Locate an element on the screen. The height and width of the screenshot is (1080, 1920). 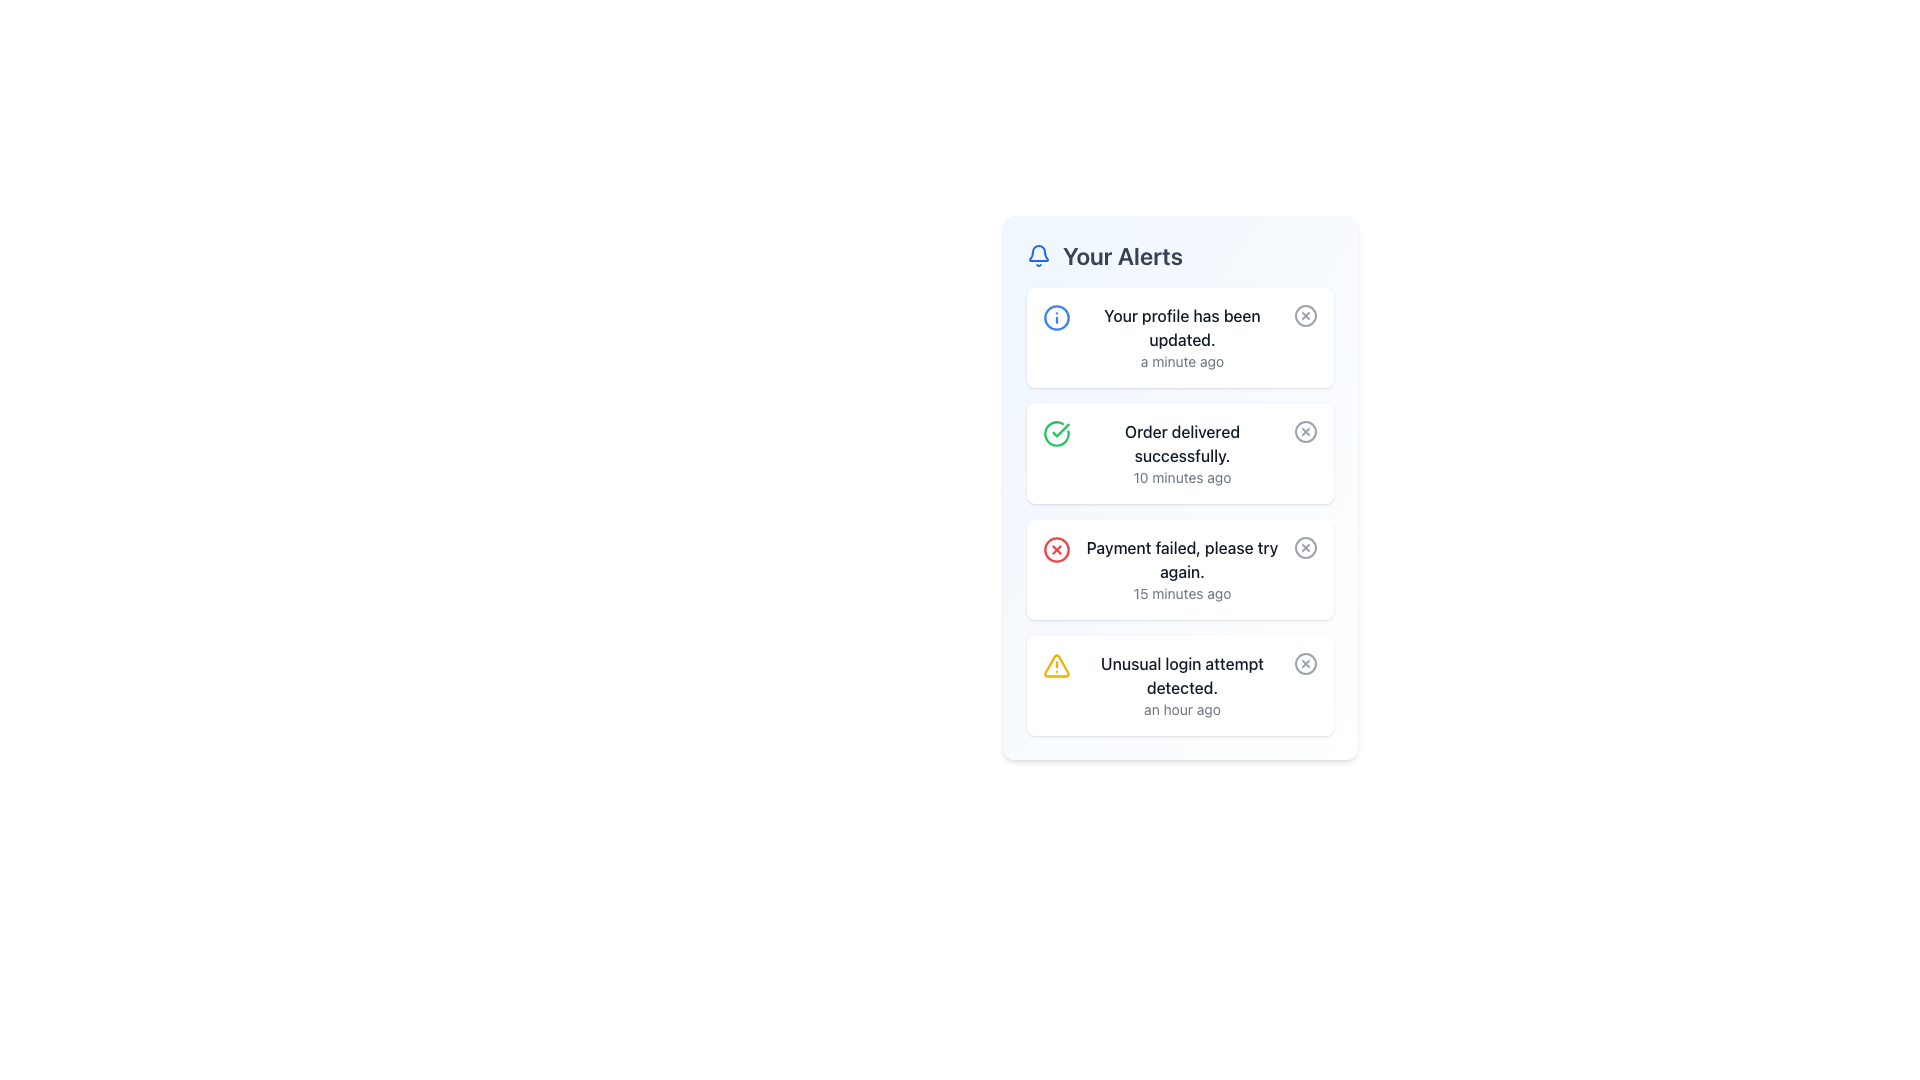
the informational icon located in the first alert box of the 'Your Alerts' section, which is positioned to the left of the text 'Your profile has been updated.' is located at coordinates (1055, 316).